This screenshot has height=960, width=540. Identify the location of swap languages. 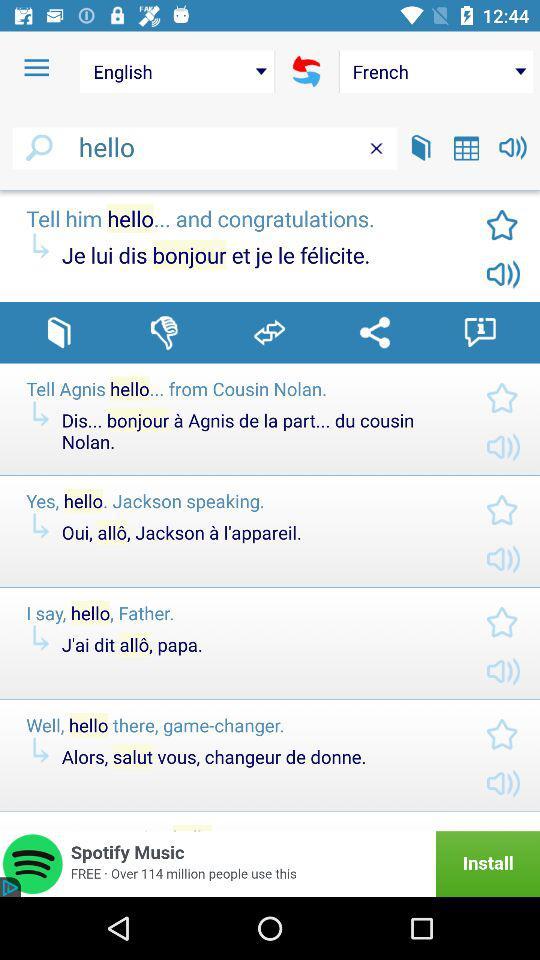
(269, 332).